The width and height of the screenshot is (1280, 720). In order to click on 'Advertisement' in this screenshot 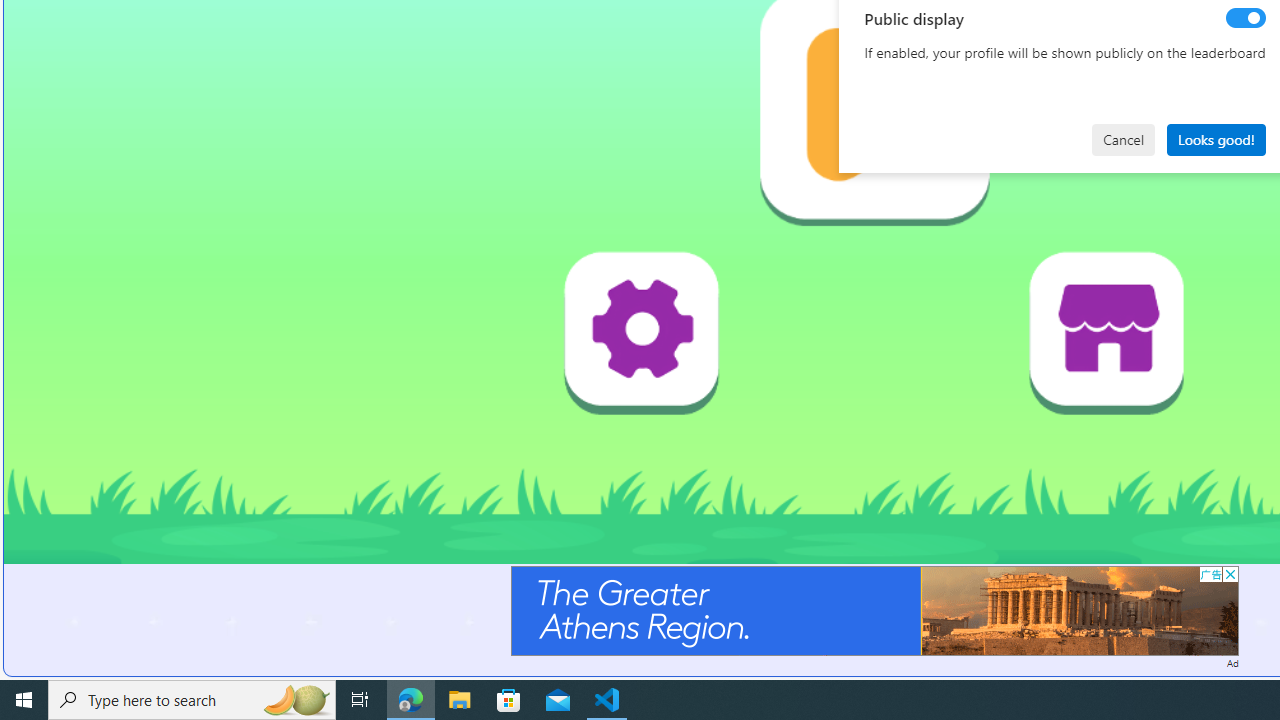, I will do `click(874, 609)`.